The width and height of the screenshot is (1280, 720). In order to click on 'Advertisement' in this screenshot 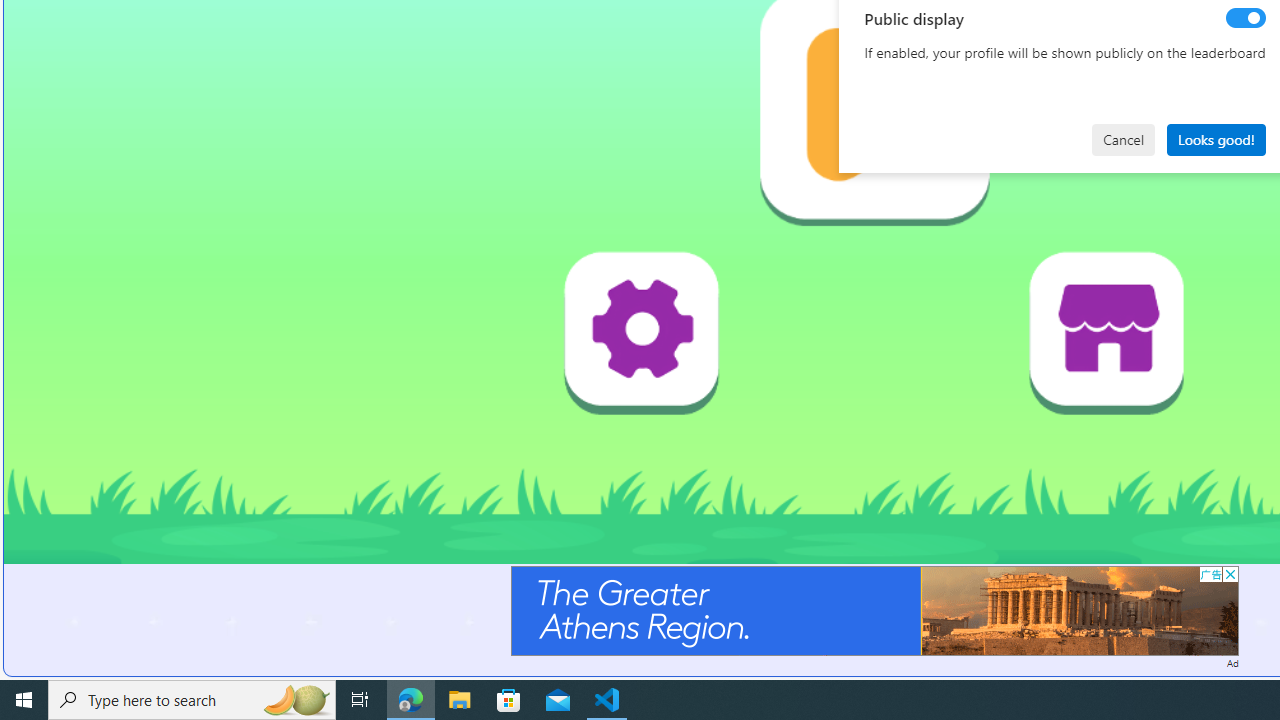, I will do `click(874, 609)`.